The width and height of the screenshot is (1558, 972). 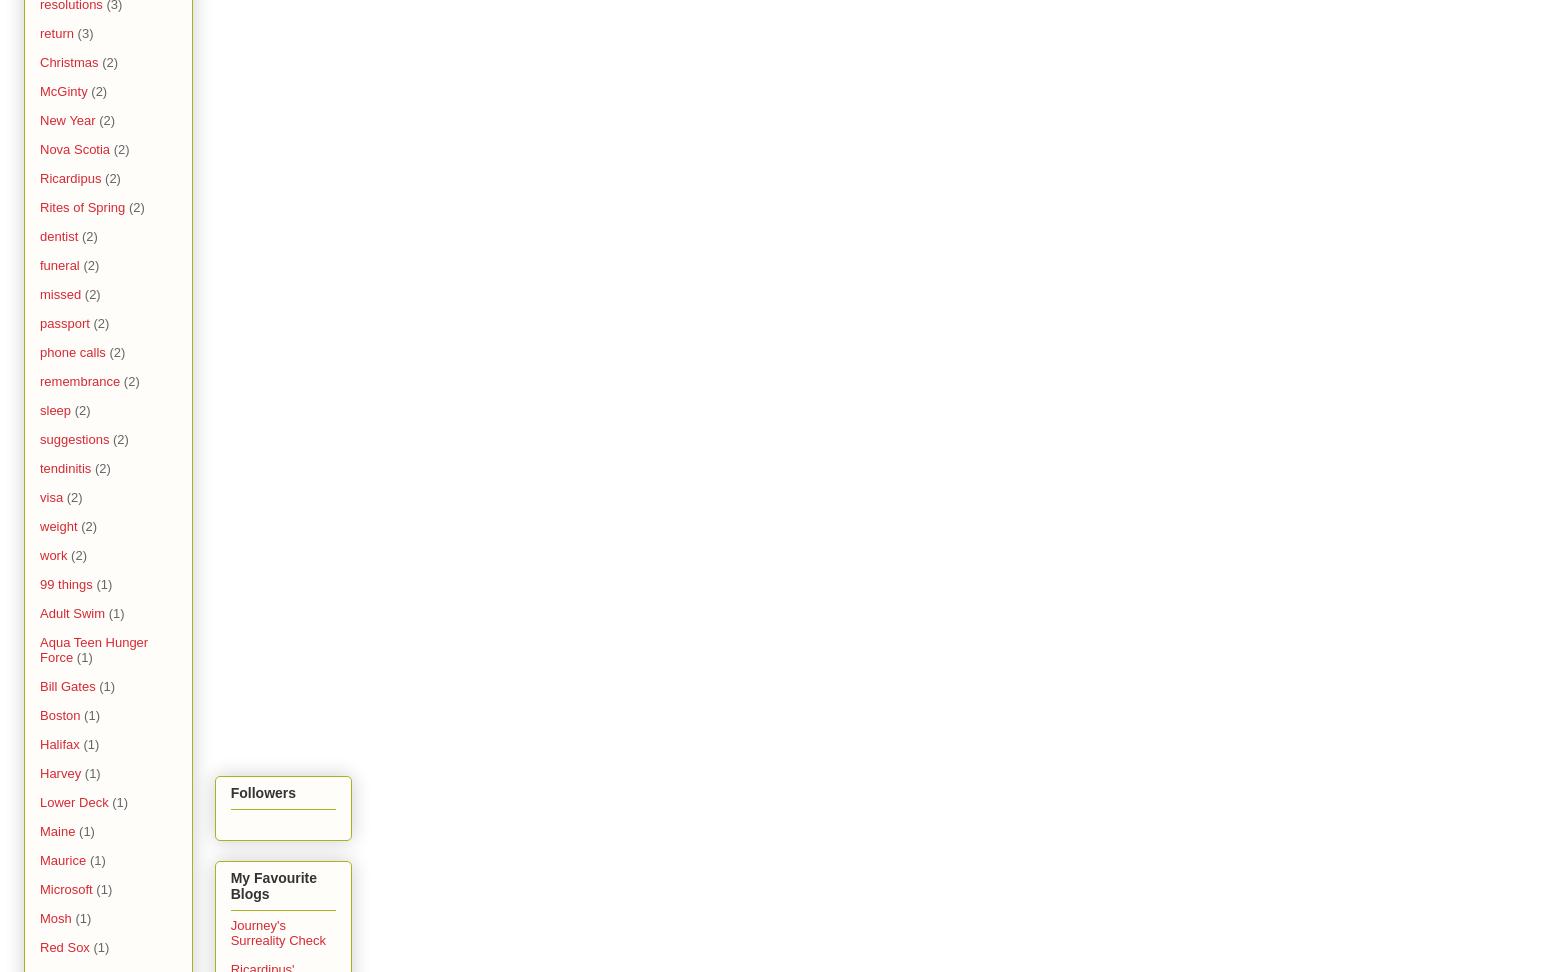 I want to click on '(3)', so click(x=84, y=33).